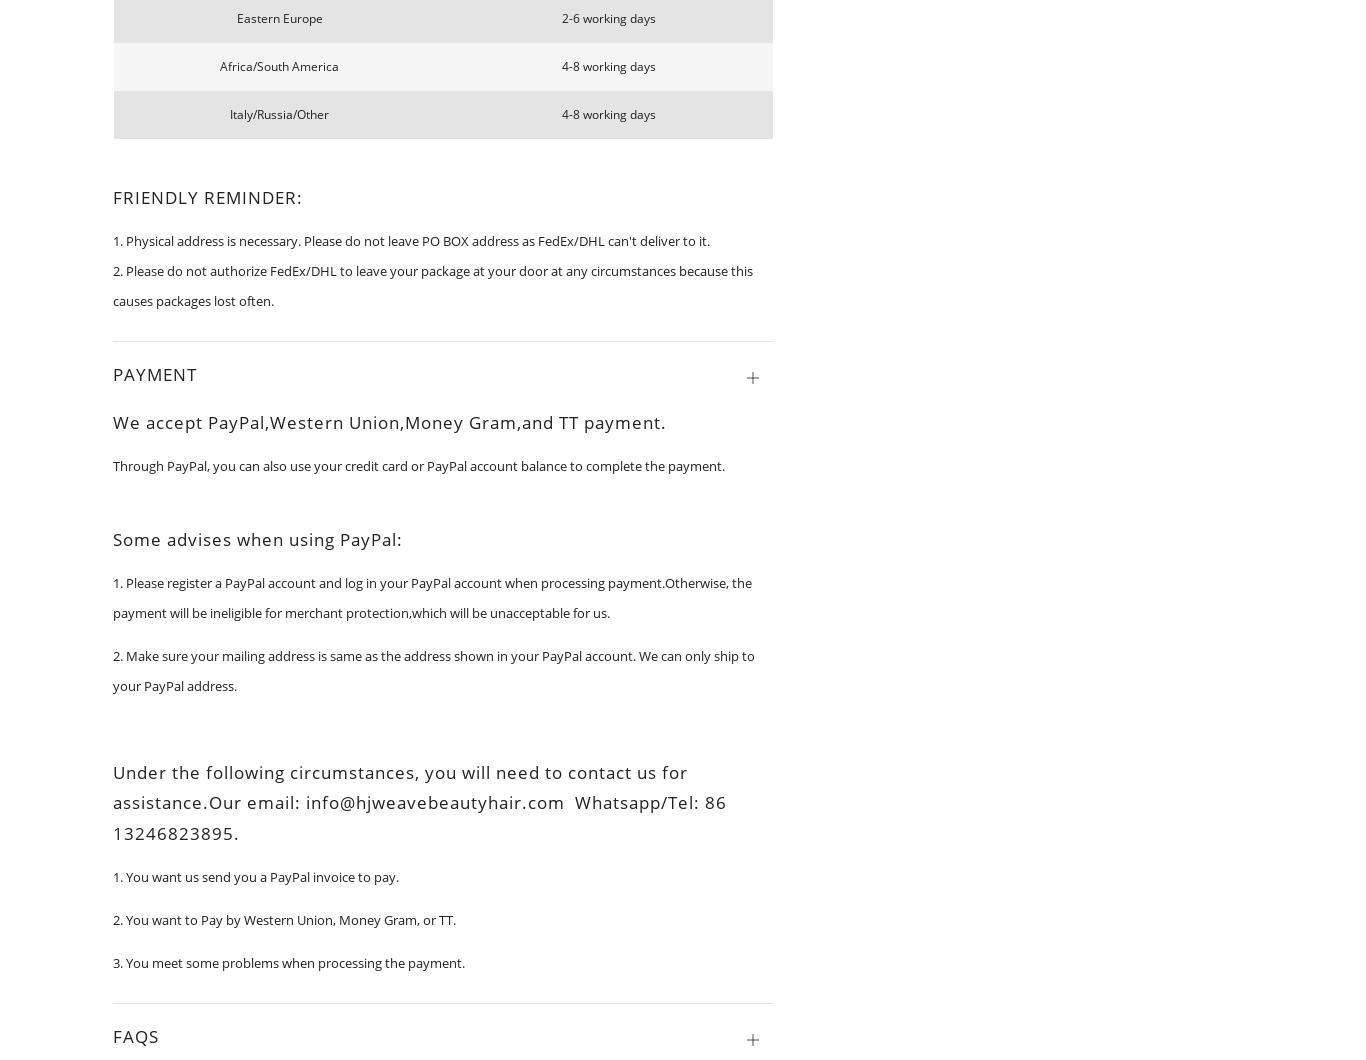 Image resolution: width=1366 pixels, height=1060 pixels. Describe the element at coordinates (112, 960) in the screenshot. I see `'3. You meet some problems when processing the payment.'` at that location.